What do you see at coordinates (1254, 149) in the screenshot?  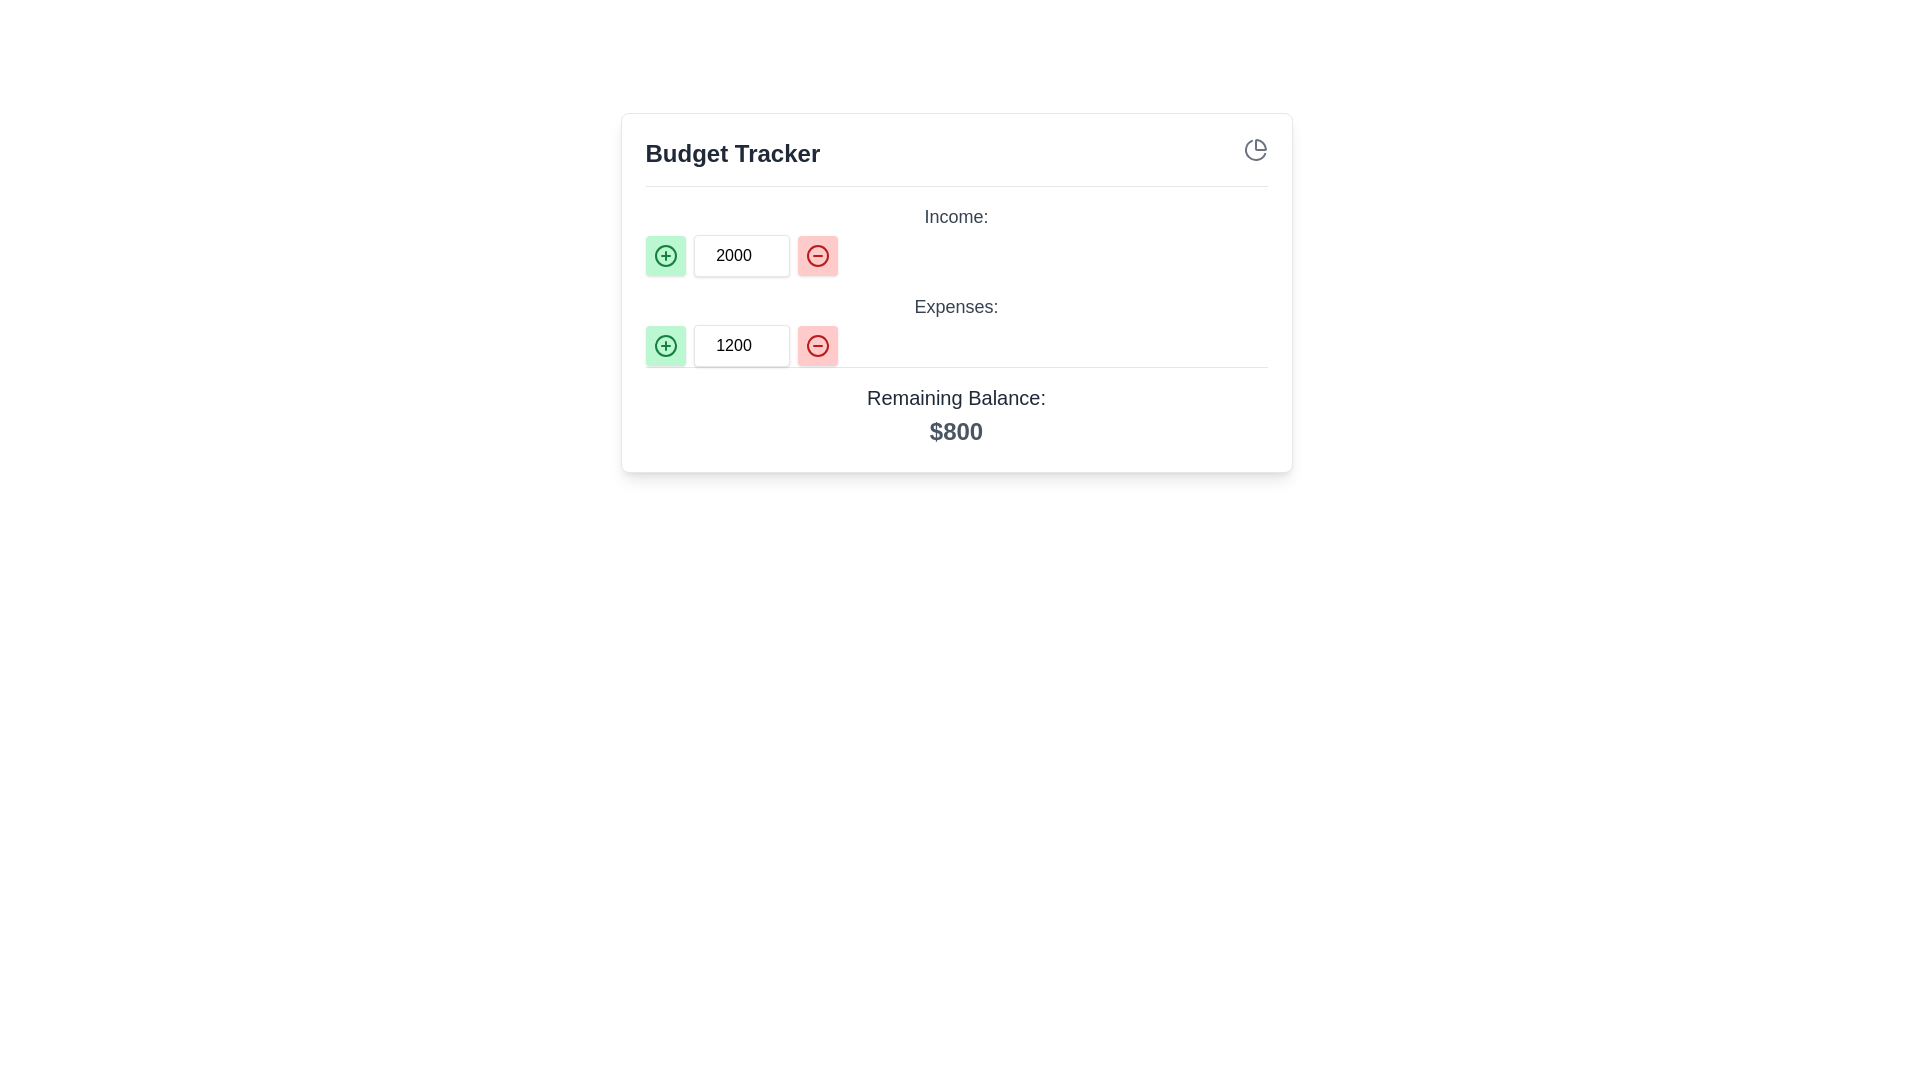 I see `the icon located in the top-right corner of the 'Budget Tracker' header, which likely serves as a button for data visualization options` at bounding box center [1254, 149].